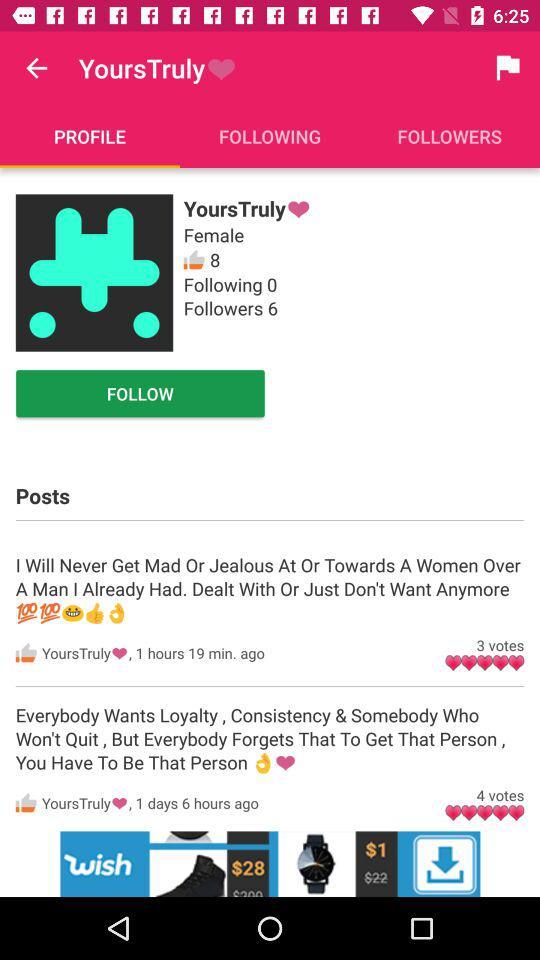 The width and height of the screenshot is (540, 960). Describe the element at coordinates (270, 863) in the screenshot. I see `advertisement page` at that location.